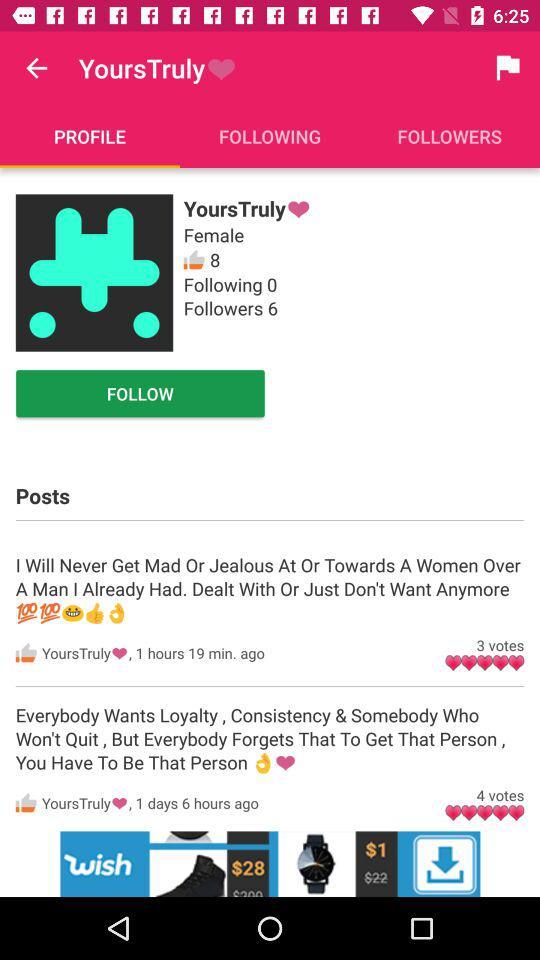 The width and height of the screenshot is (540, 960). Describe the element at coordinates (270, 863) in the screenshot. I see `advertisement page` at that location.